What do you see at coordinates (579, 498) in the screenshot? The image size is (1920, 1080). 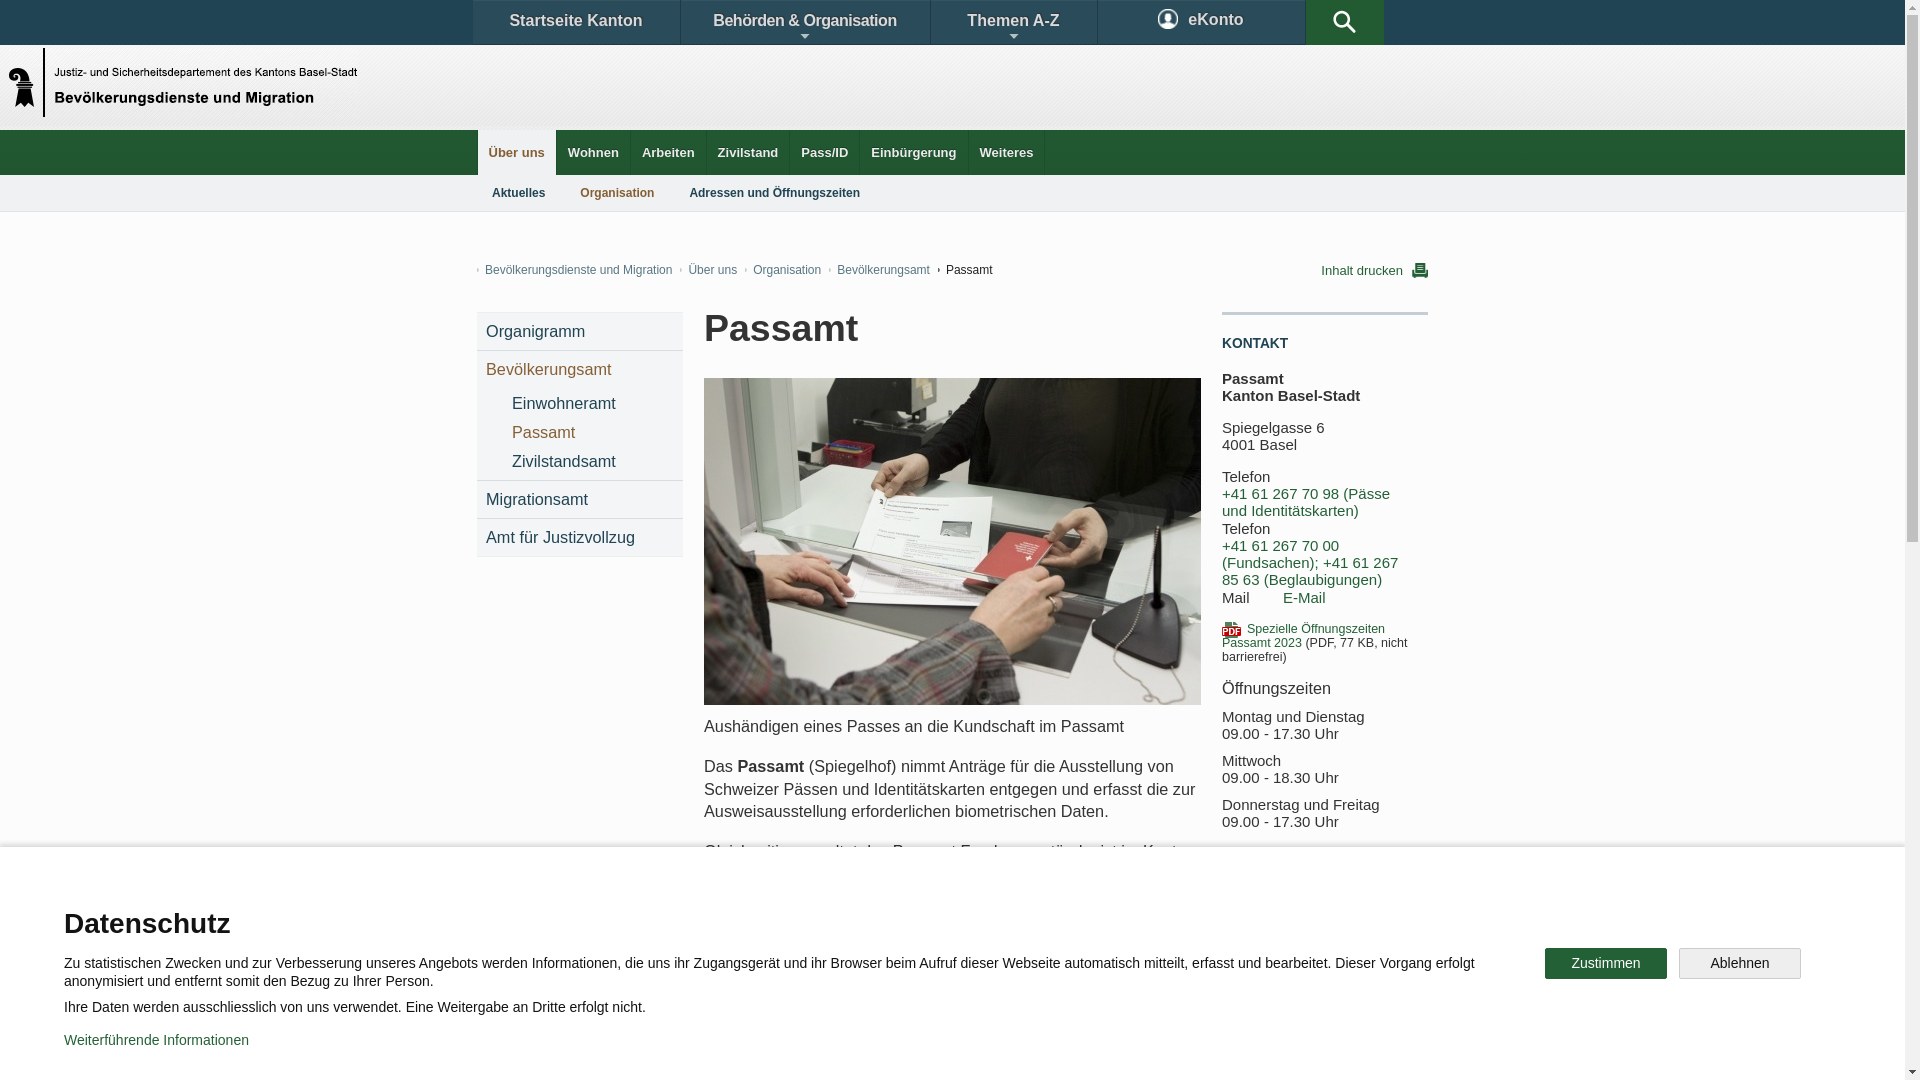 I see `'Migrationsamt'` at bounding box center [579, 498].